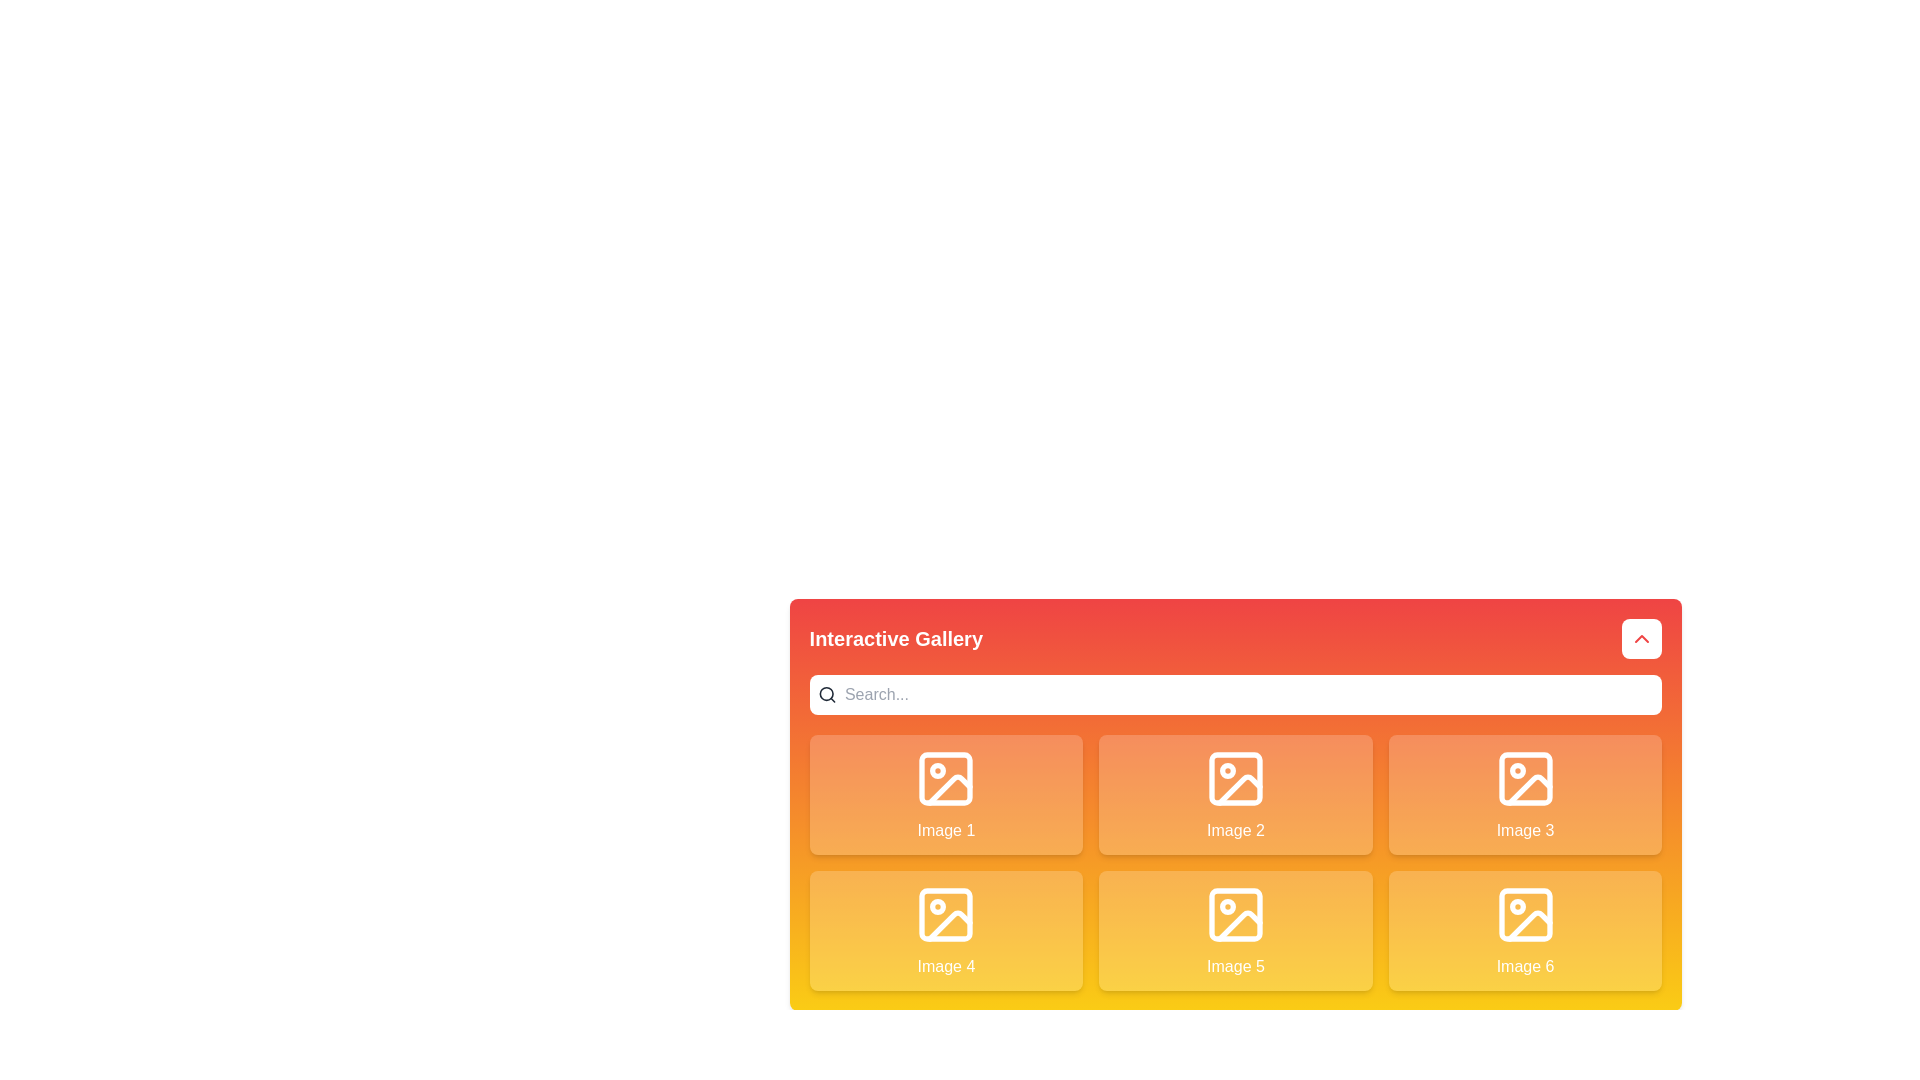 This screenshot has width=1920, height=1080. What do you see at coordinates (945, 793) in the screenshot?
I see `the first card component in the grid layout` at bounding box center [945, 793].